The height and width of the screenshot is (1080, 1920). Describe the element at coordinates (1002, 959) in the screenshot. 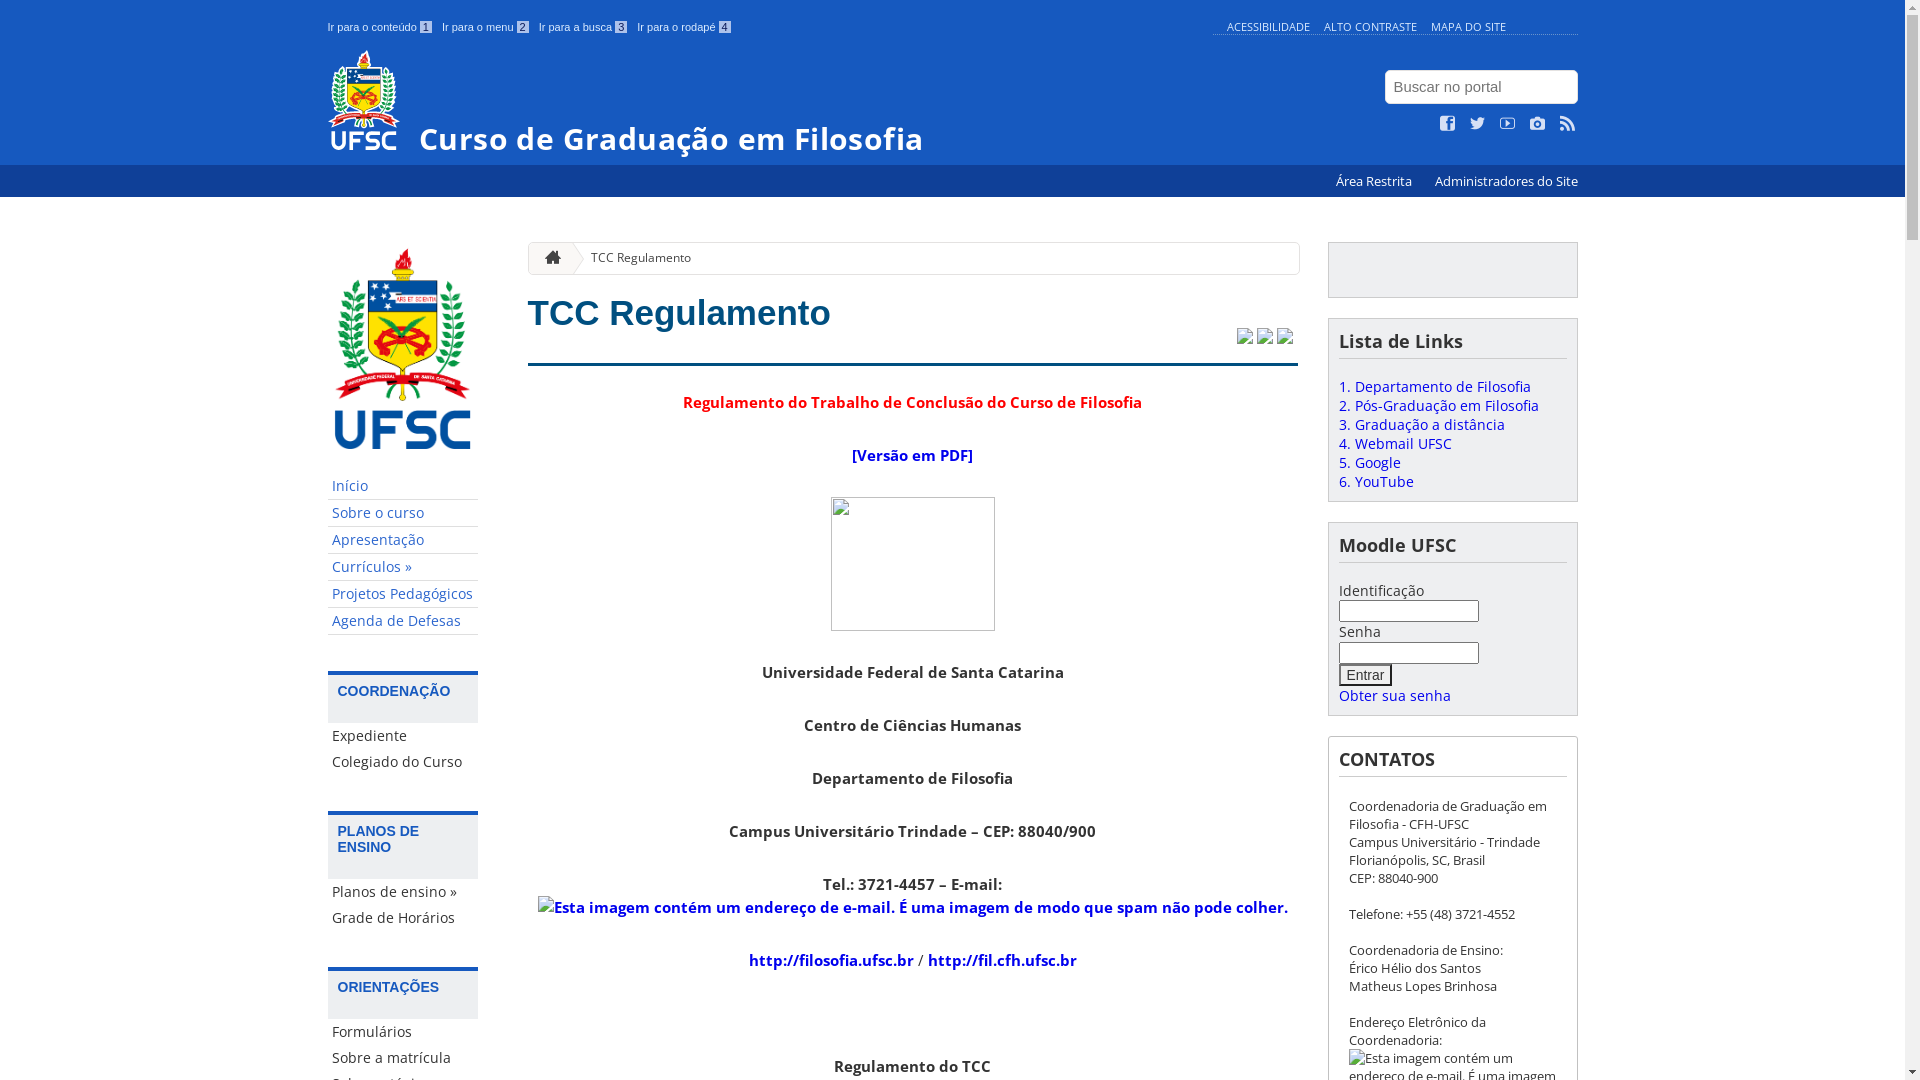

I see `'http://fil.cfh.ufsc.br'` at that location.